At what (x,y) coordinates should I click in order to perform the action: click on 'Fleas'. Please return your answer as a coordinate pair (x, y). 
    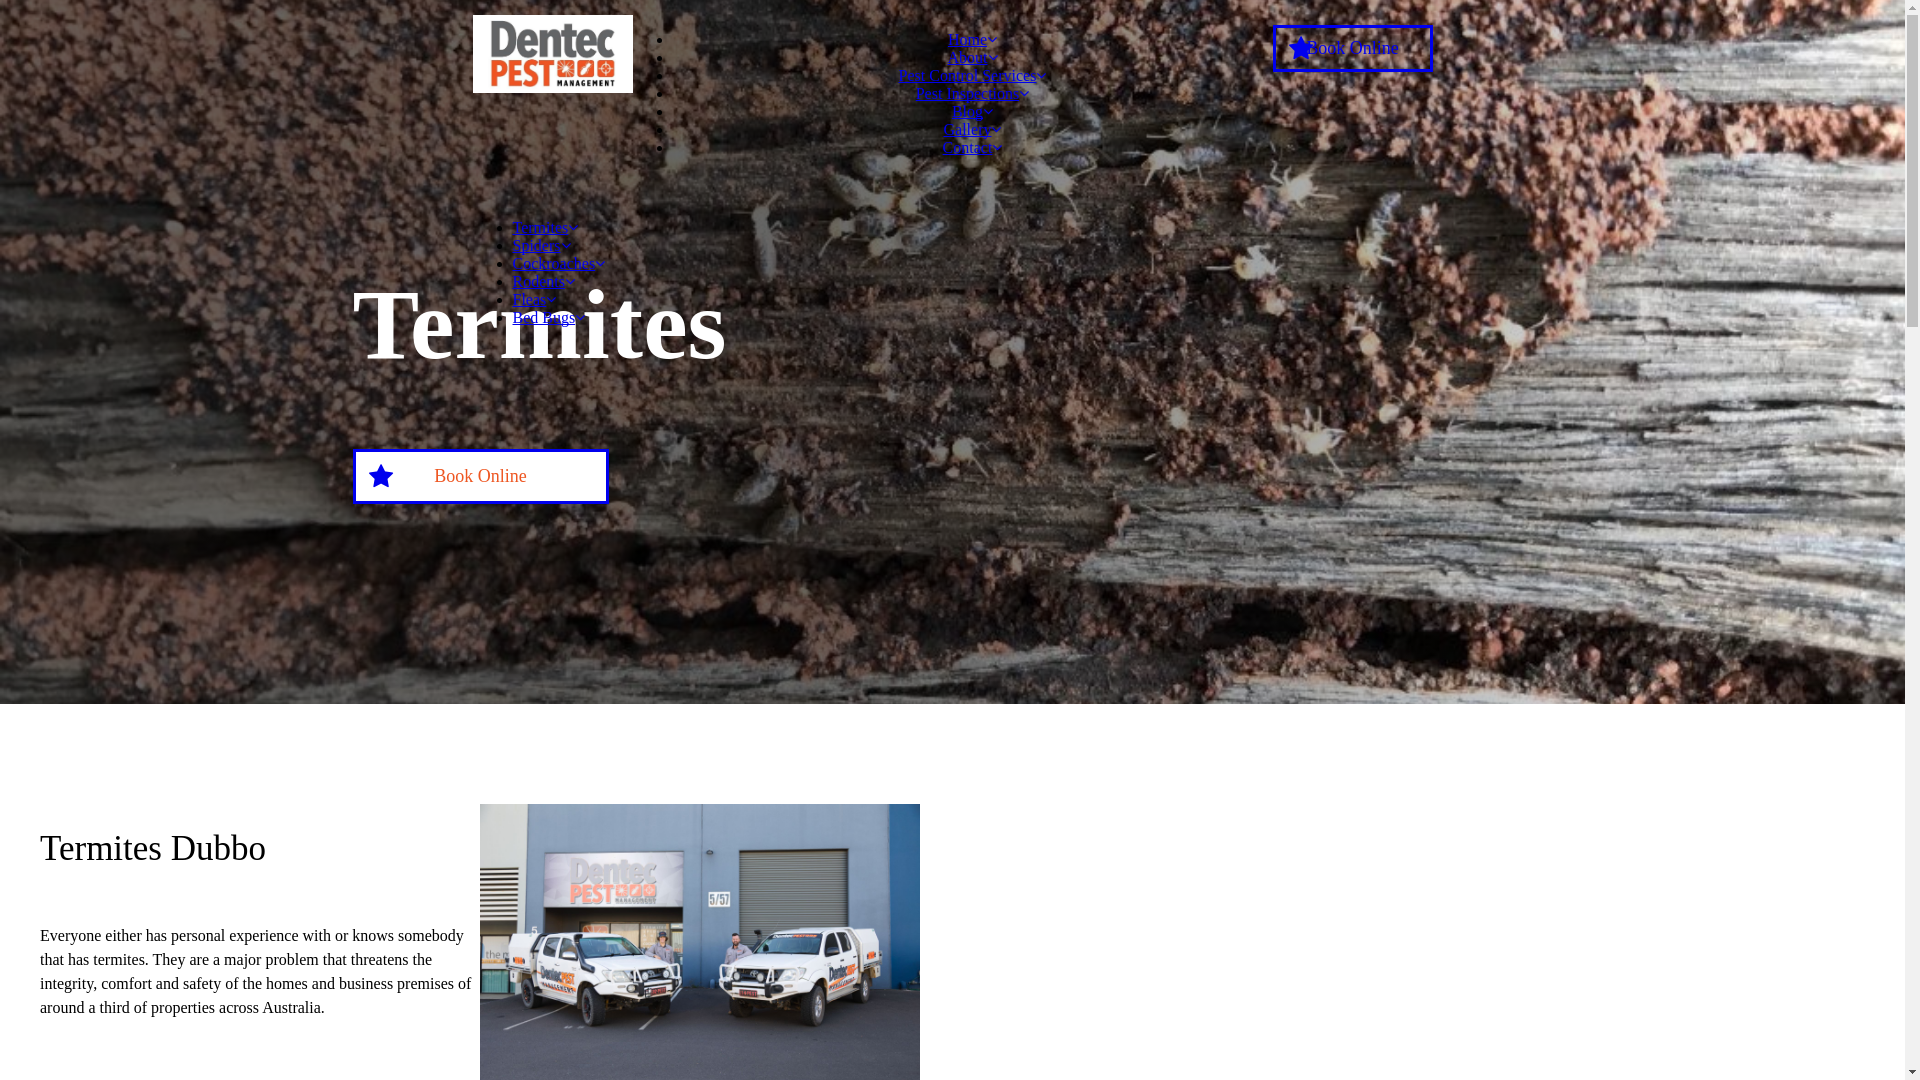
    Looking at the image, I should click on (533, 299).